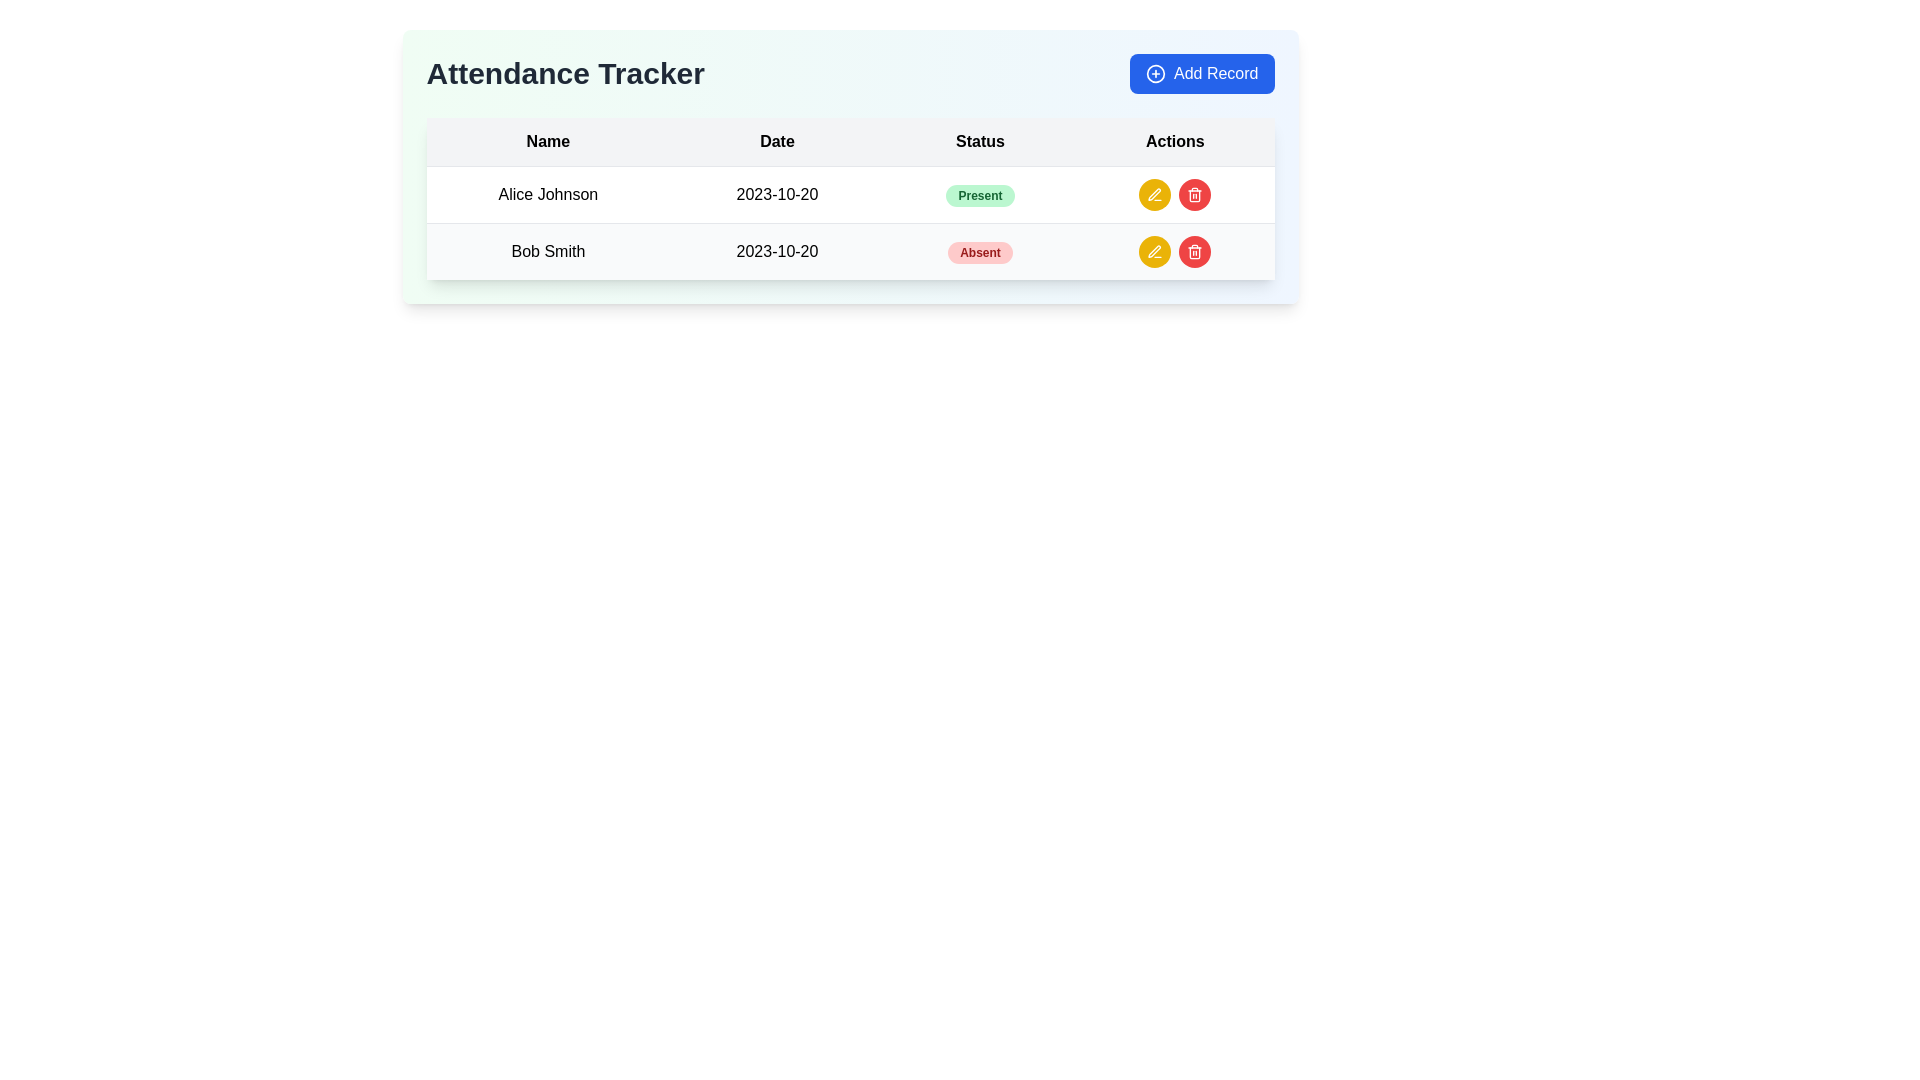 The width and height of the screenshot is (1920, 1080). What do you see at coordinates (1155, 250) in the screenshot?
I see `the Edit button (pencil icon) in the Actions column of the second row of the Attendance Tracker table` at bounding box center [1155, 250].